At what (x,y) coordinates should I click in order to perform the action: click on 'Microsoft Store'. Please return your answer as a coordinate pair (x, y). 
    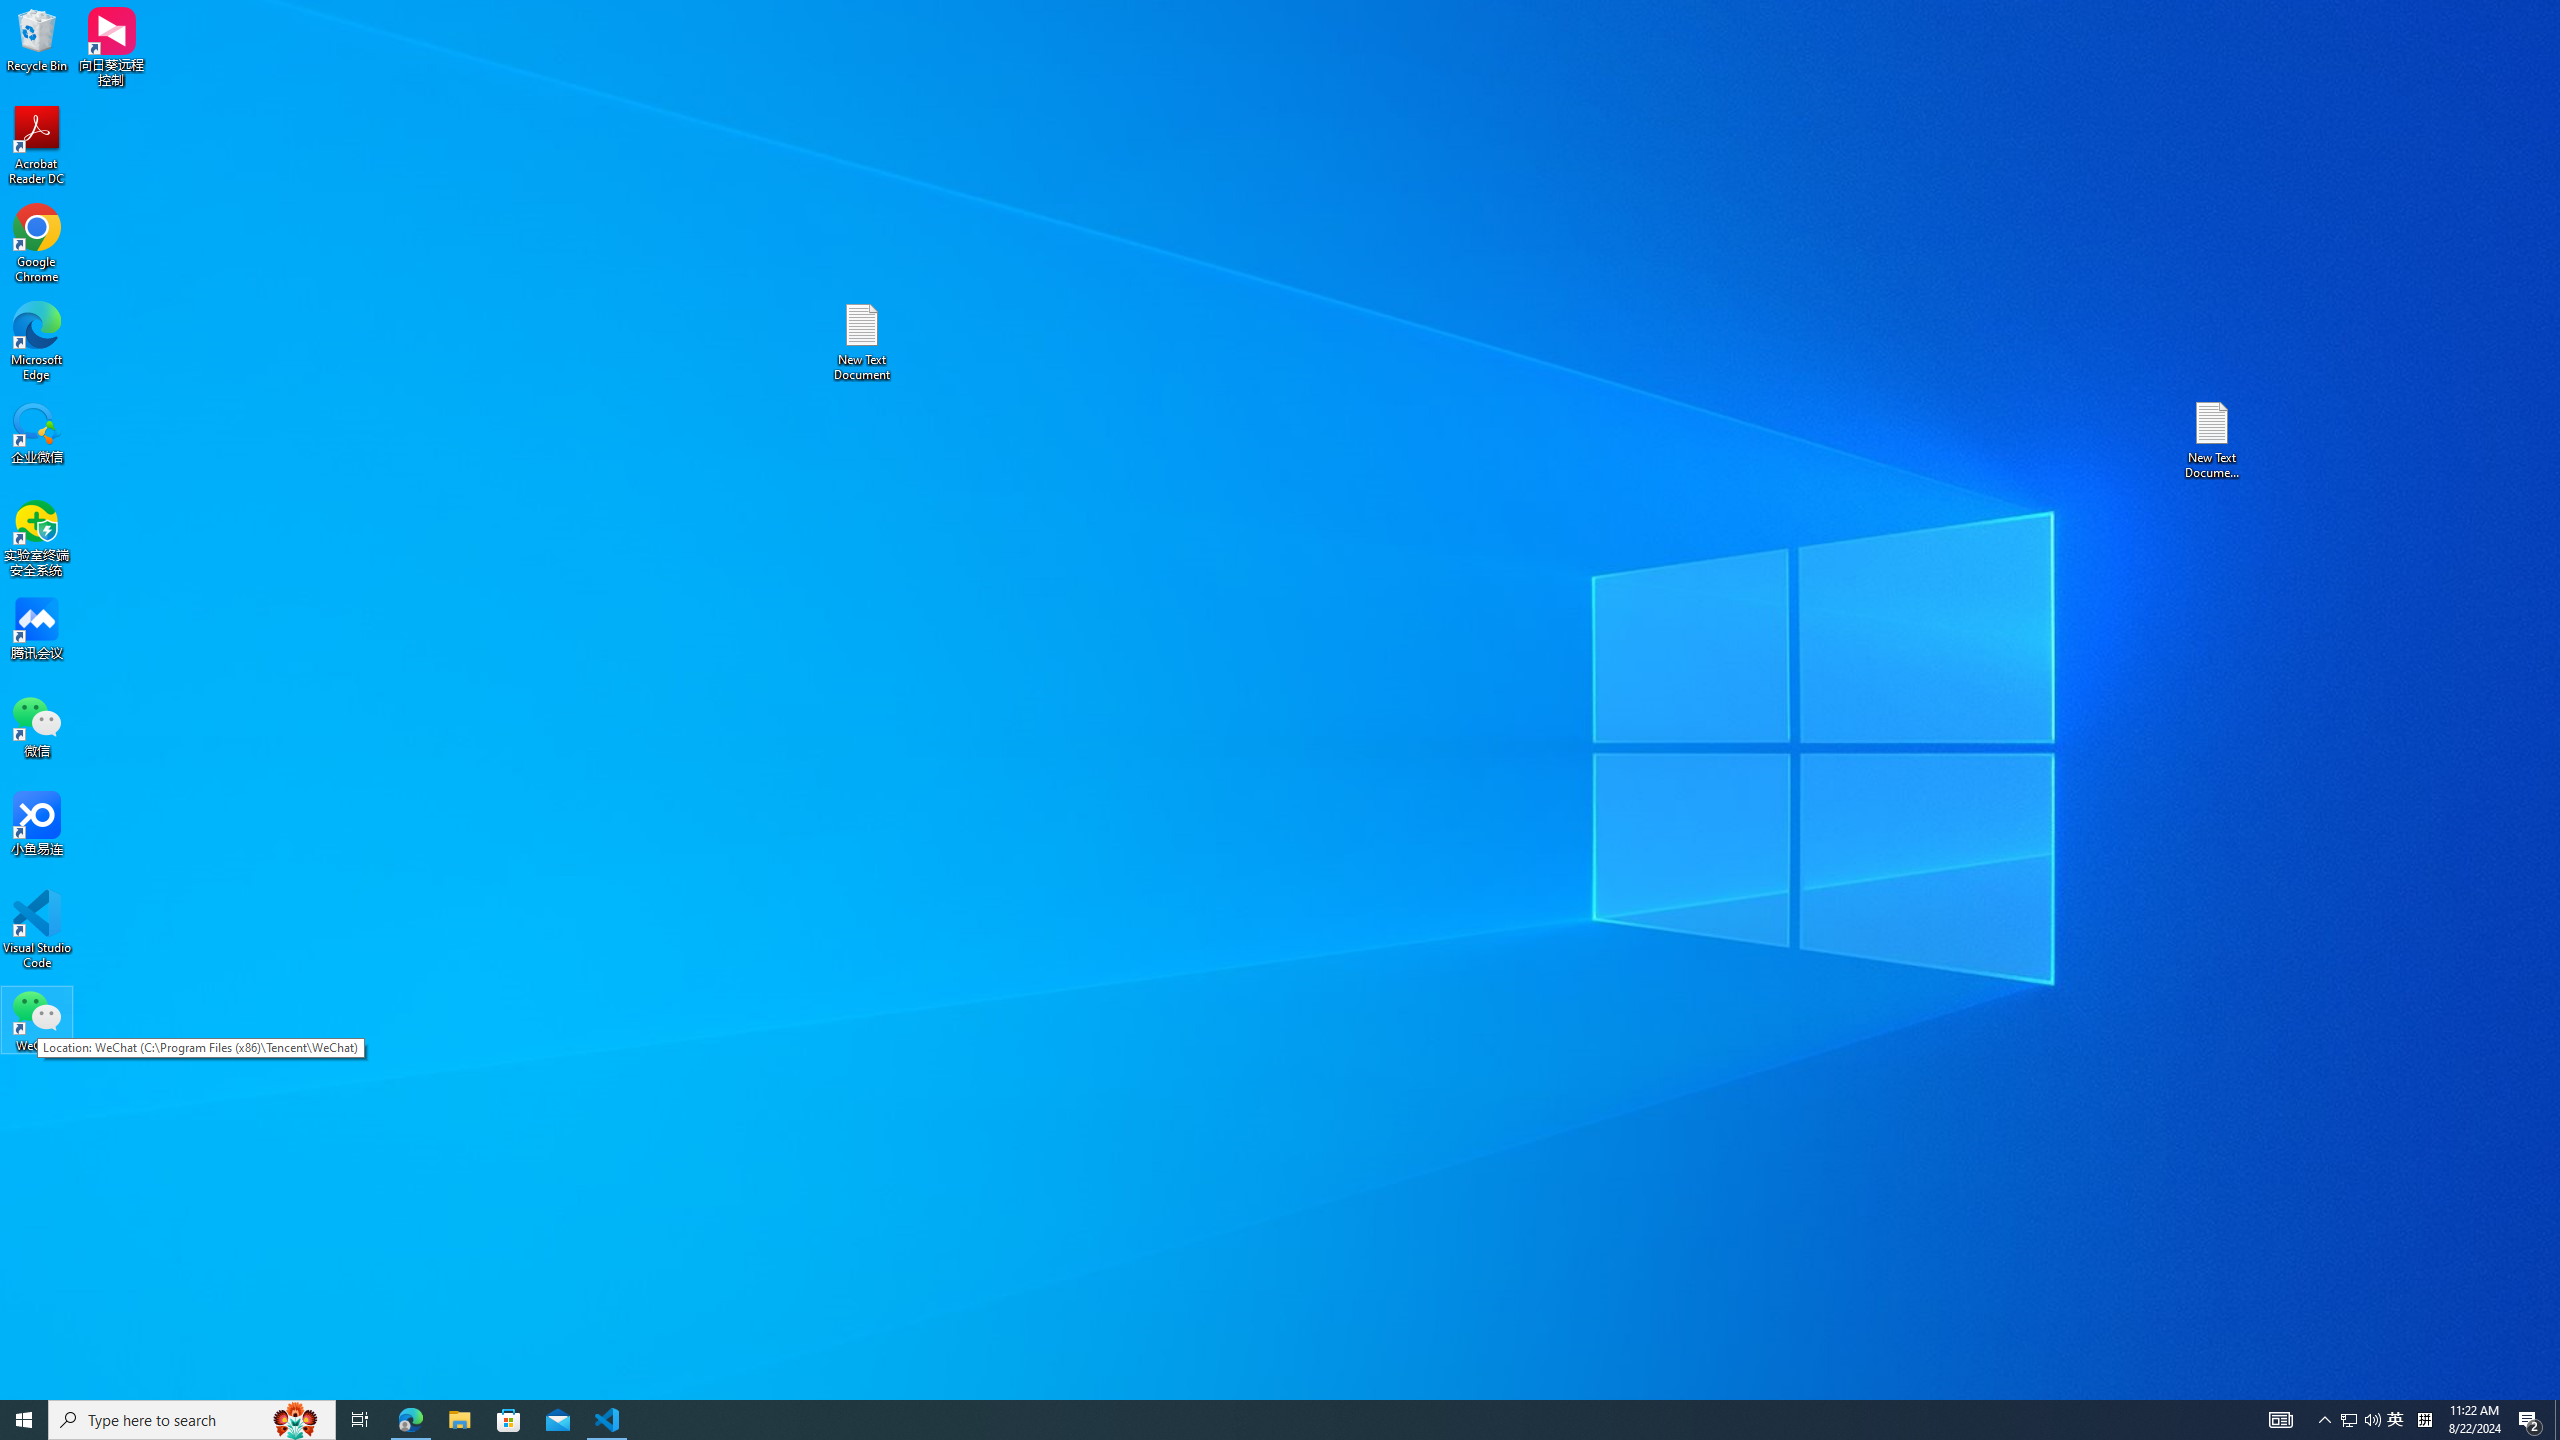
    Looking at the image, I should click on (509, 1418).